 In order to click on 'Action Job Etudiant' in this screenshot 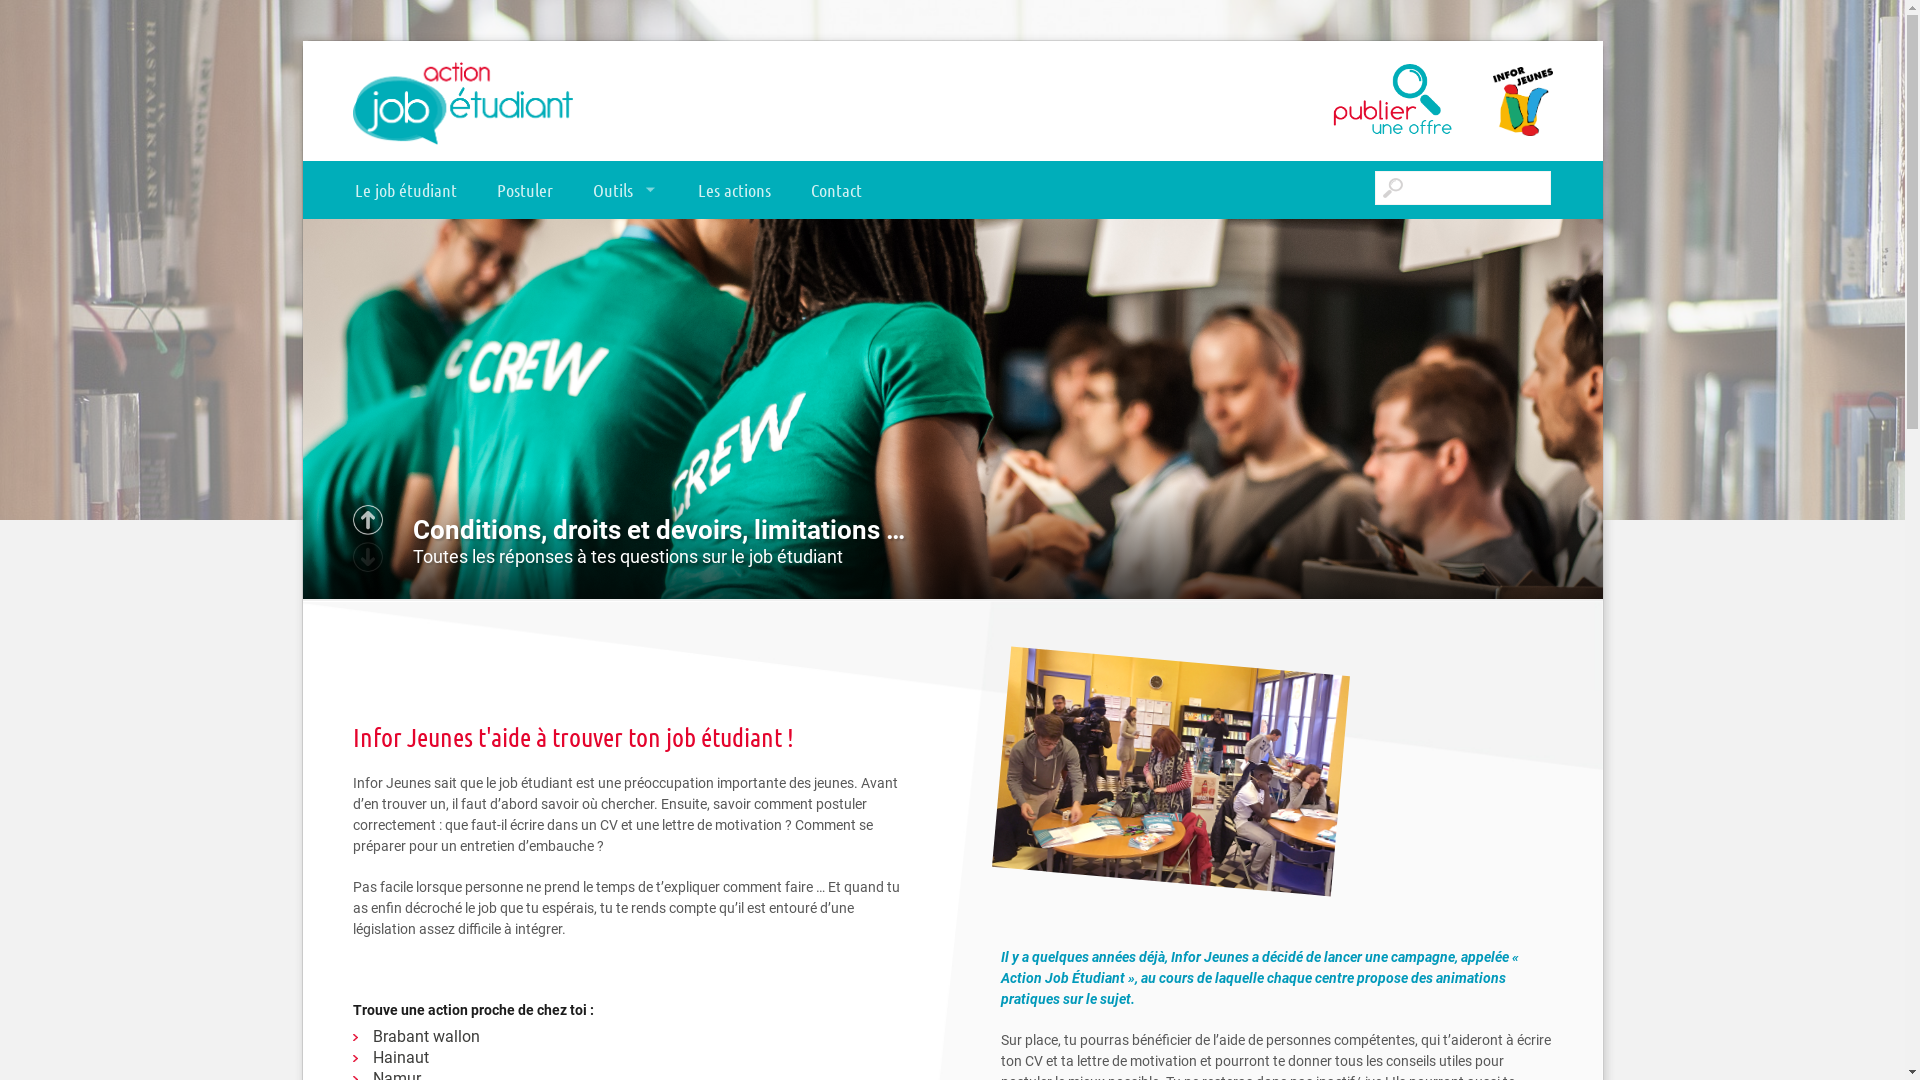, I will do `click(460, 100)`.